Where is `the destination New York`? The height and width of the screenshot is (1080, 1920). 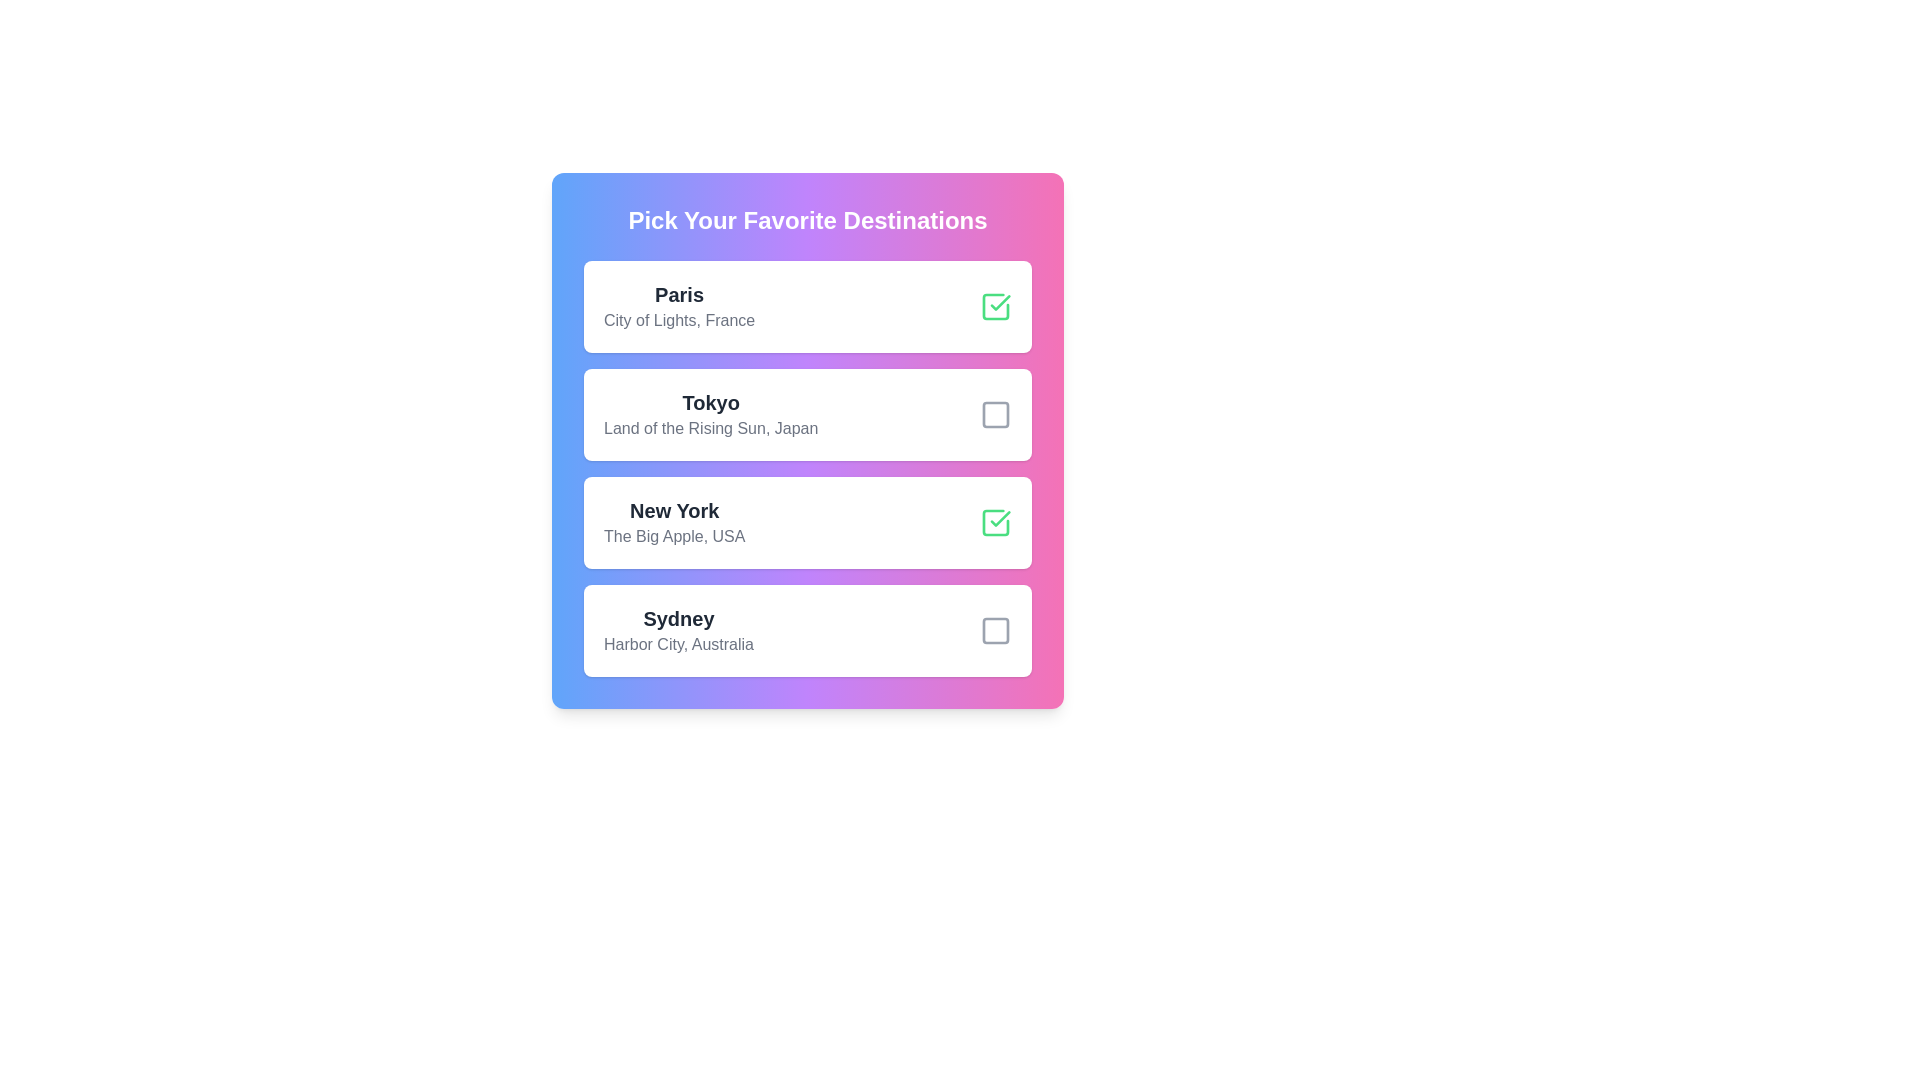
the destination New York is located at coordinates (996, 522).